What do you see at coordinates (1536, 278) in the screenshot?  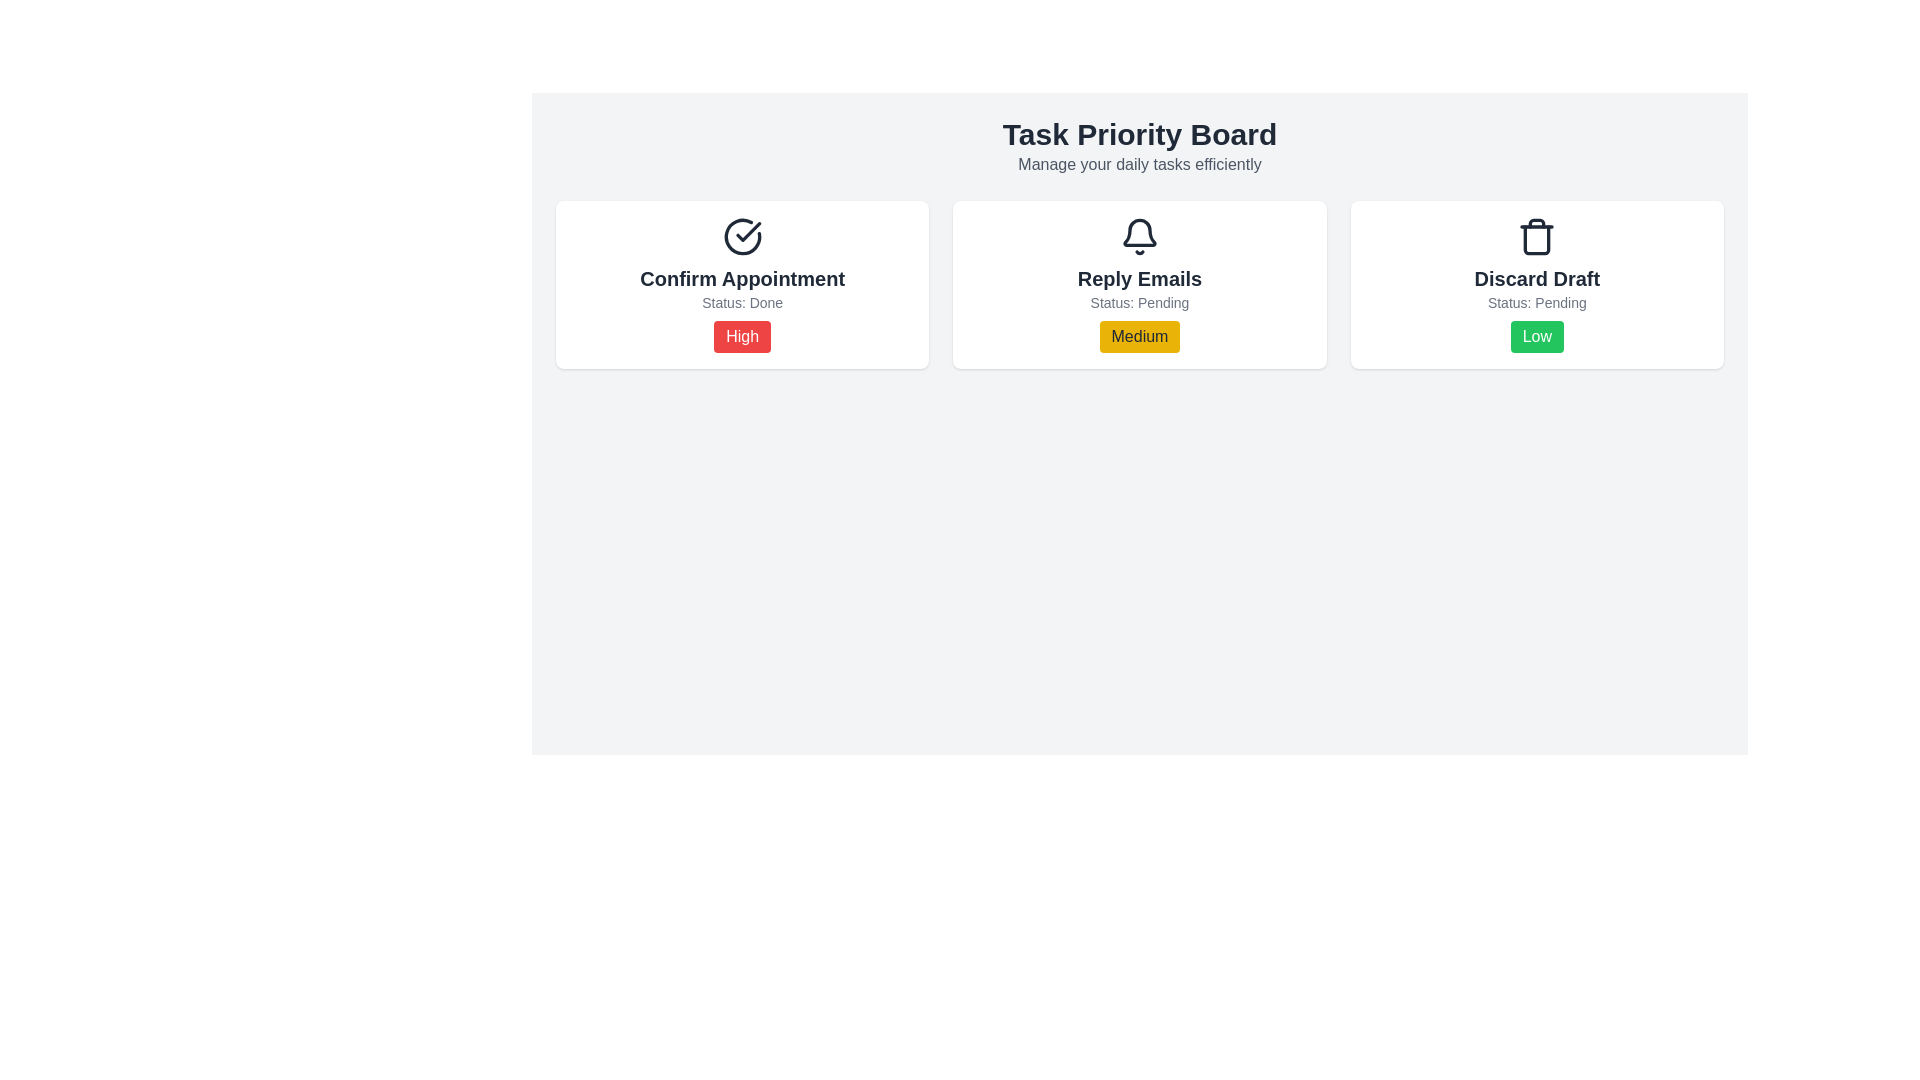 I see `the 'Discard Draft.' text label, which is styled in bold and larger font, centrally placed in the rightmost card below the trash icon` at bounding box center [1536, 278].